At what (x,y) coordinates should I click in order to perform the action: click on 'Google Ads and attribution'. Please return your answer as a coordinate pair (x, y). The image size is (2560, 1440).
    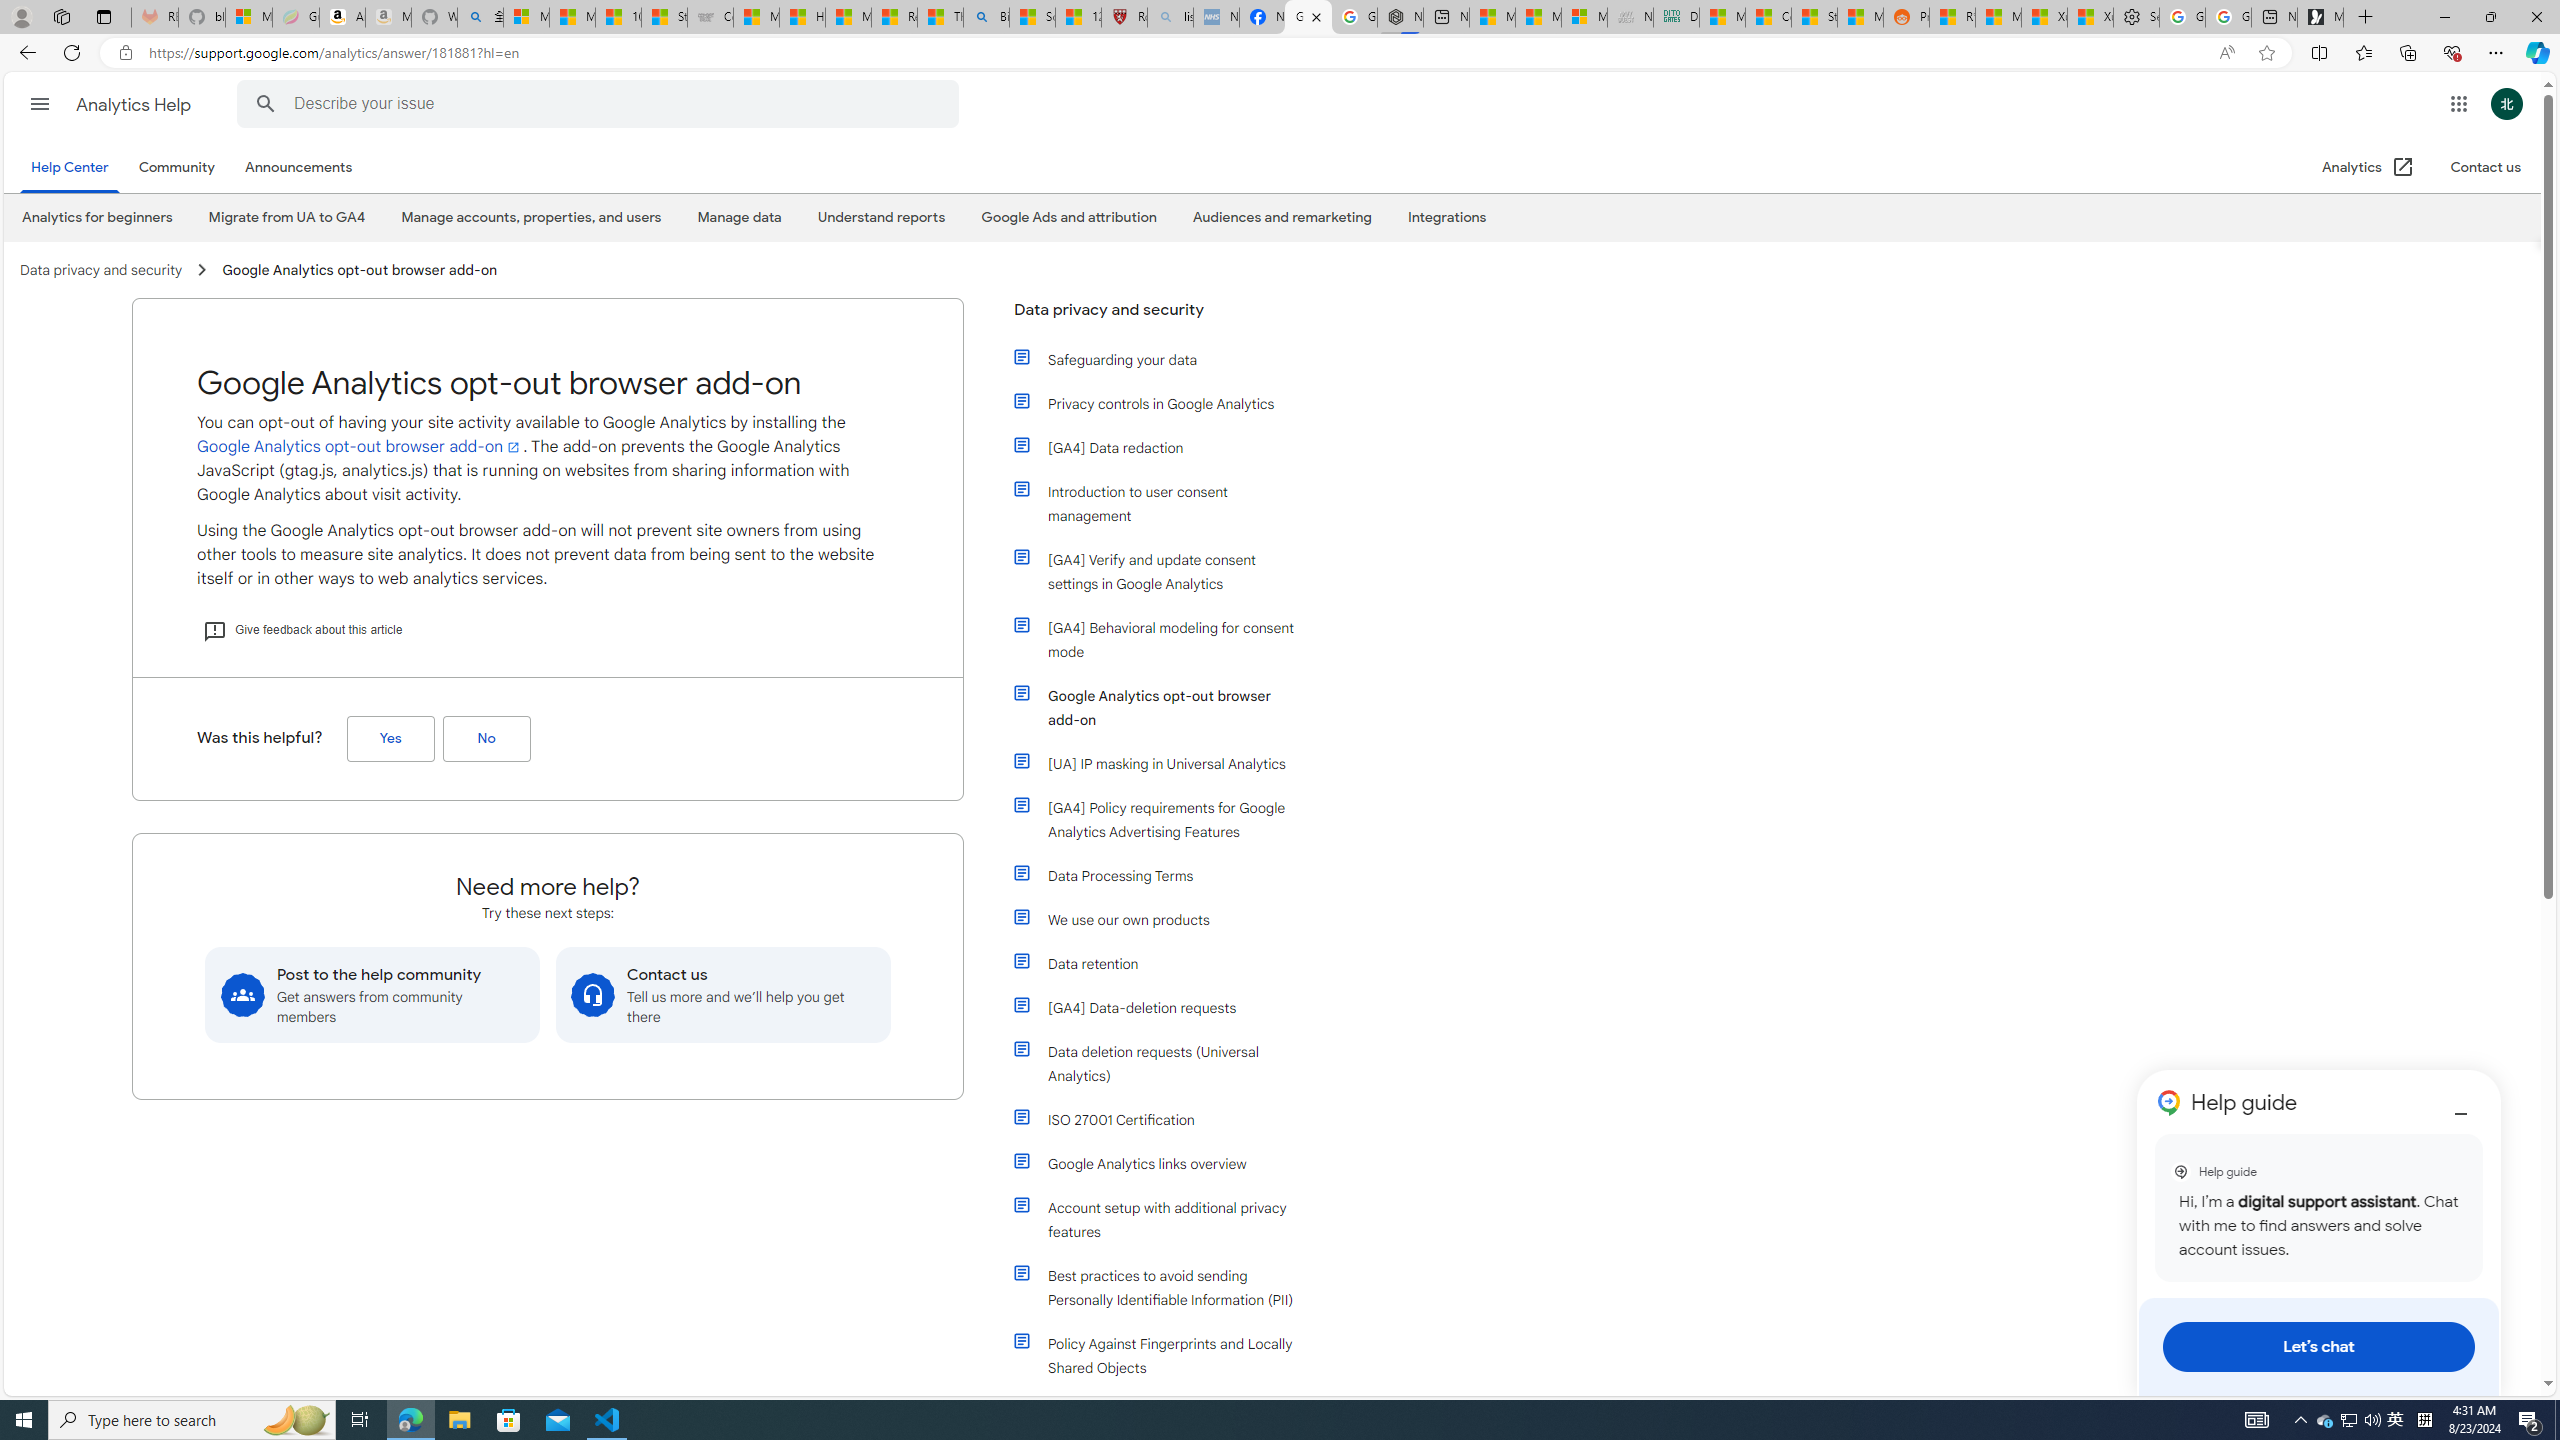
    Looking at the image, I should click on (1068, 217).